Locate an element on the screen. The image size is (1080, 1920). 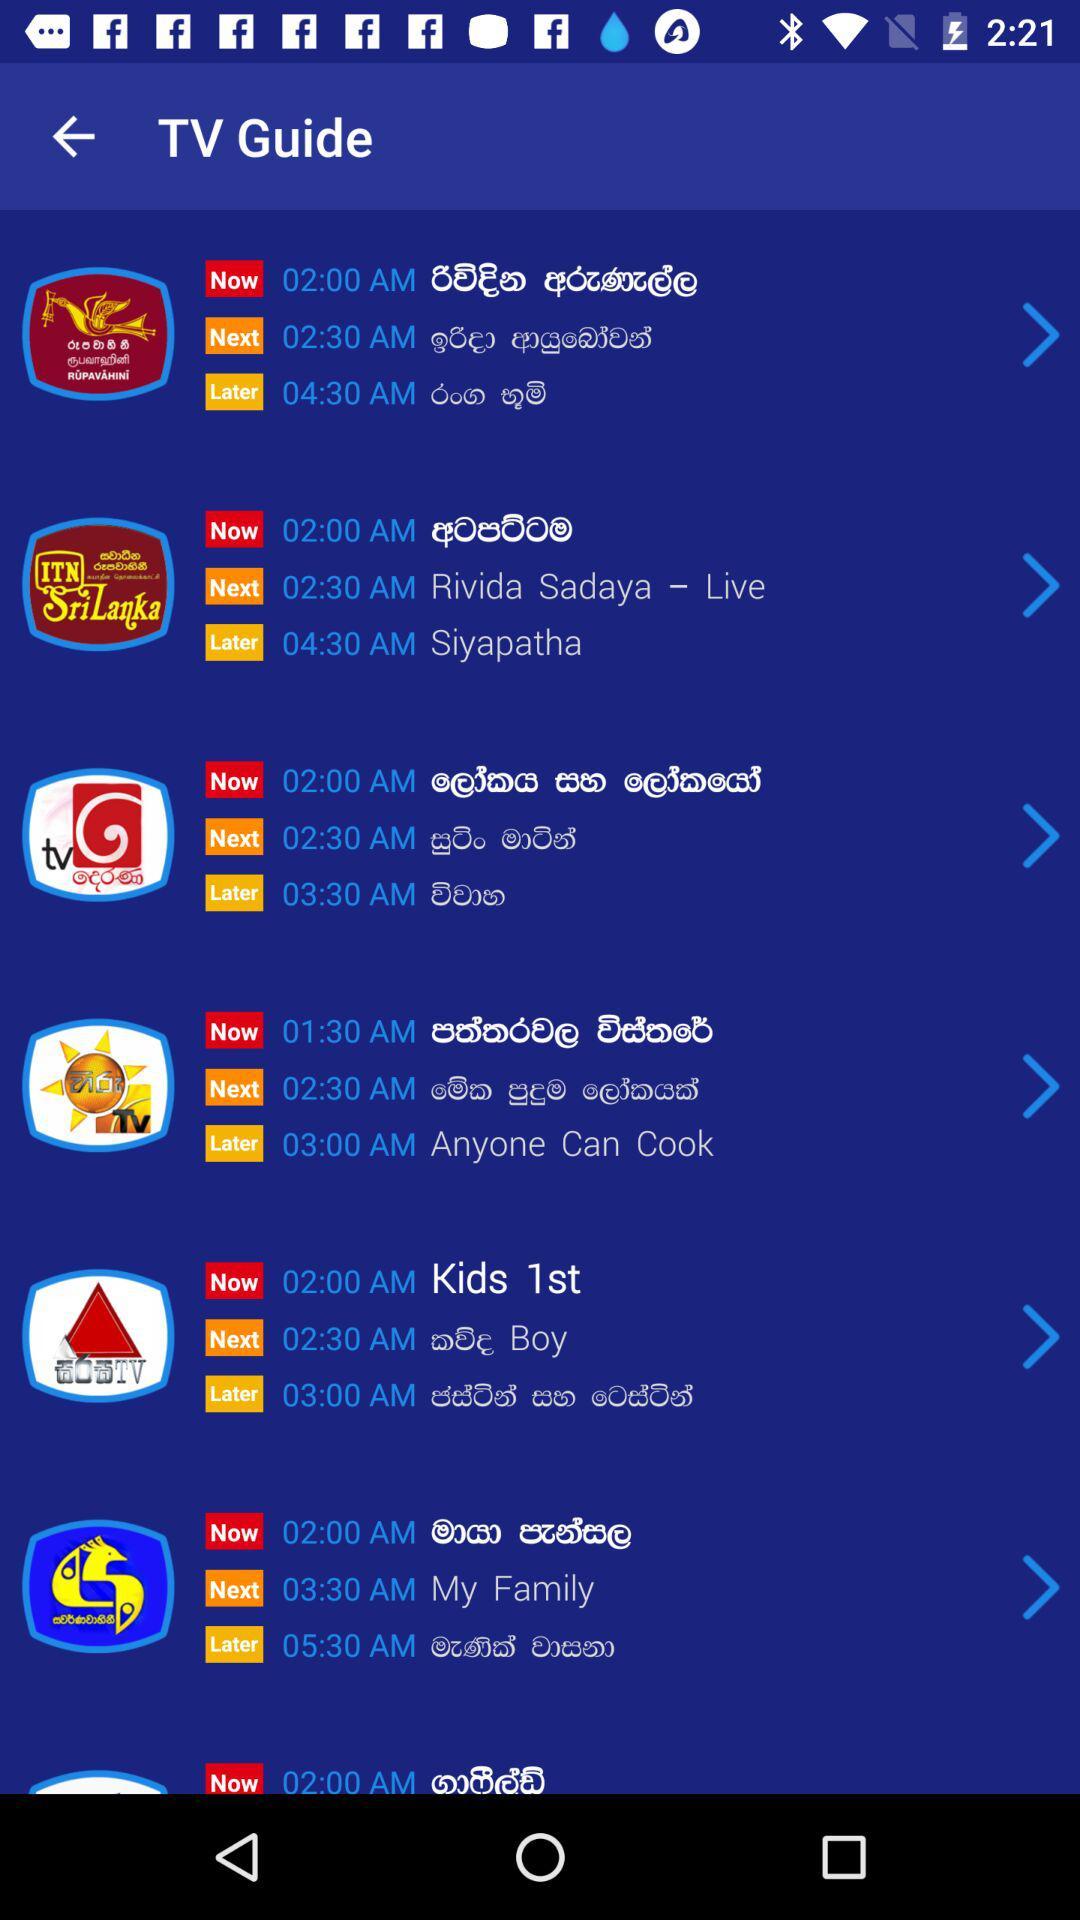
the icon next to 02:00 am icon is located at coordinates (714, 529).